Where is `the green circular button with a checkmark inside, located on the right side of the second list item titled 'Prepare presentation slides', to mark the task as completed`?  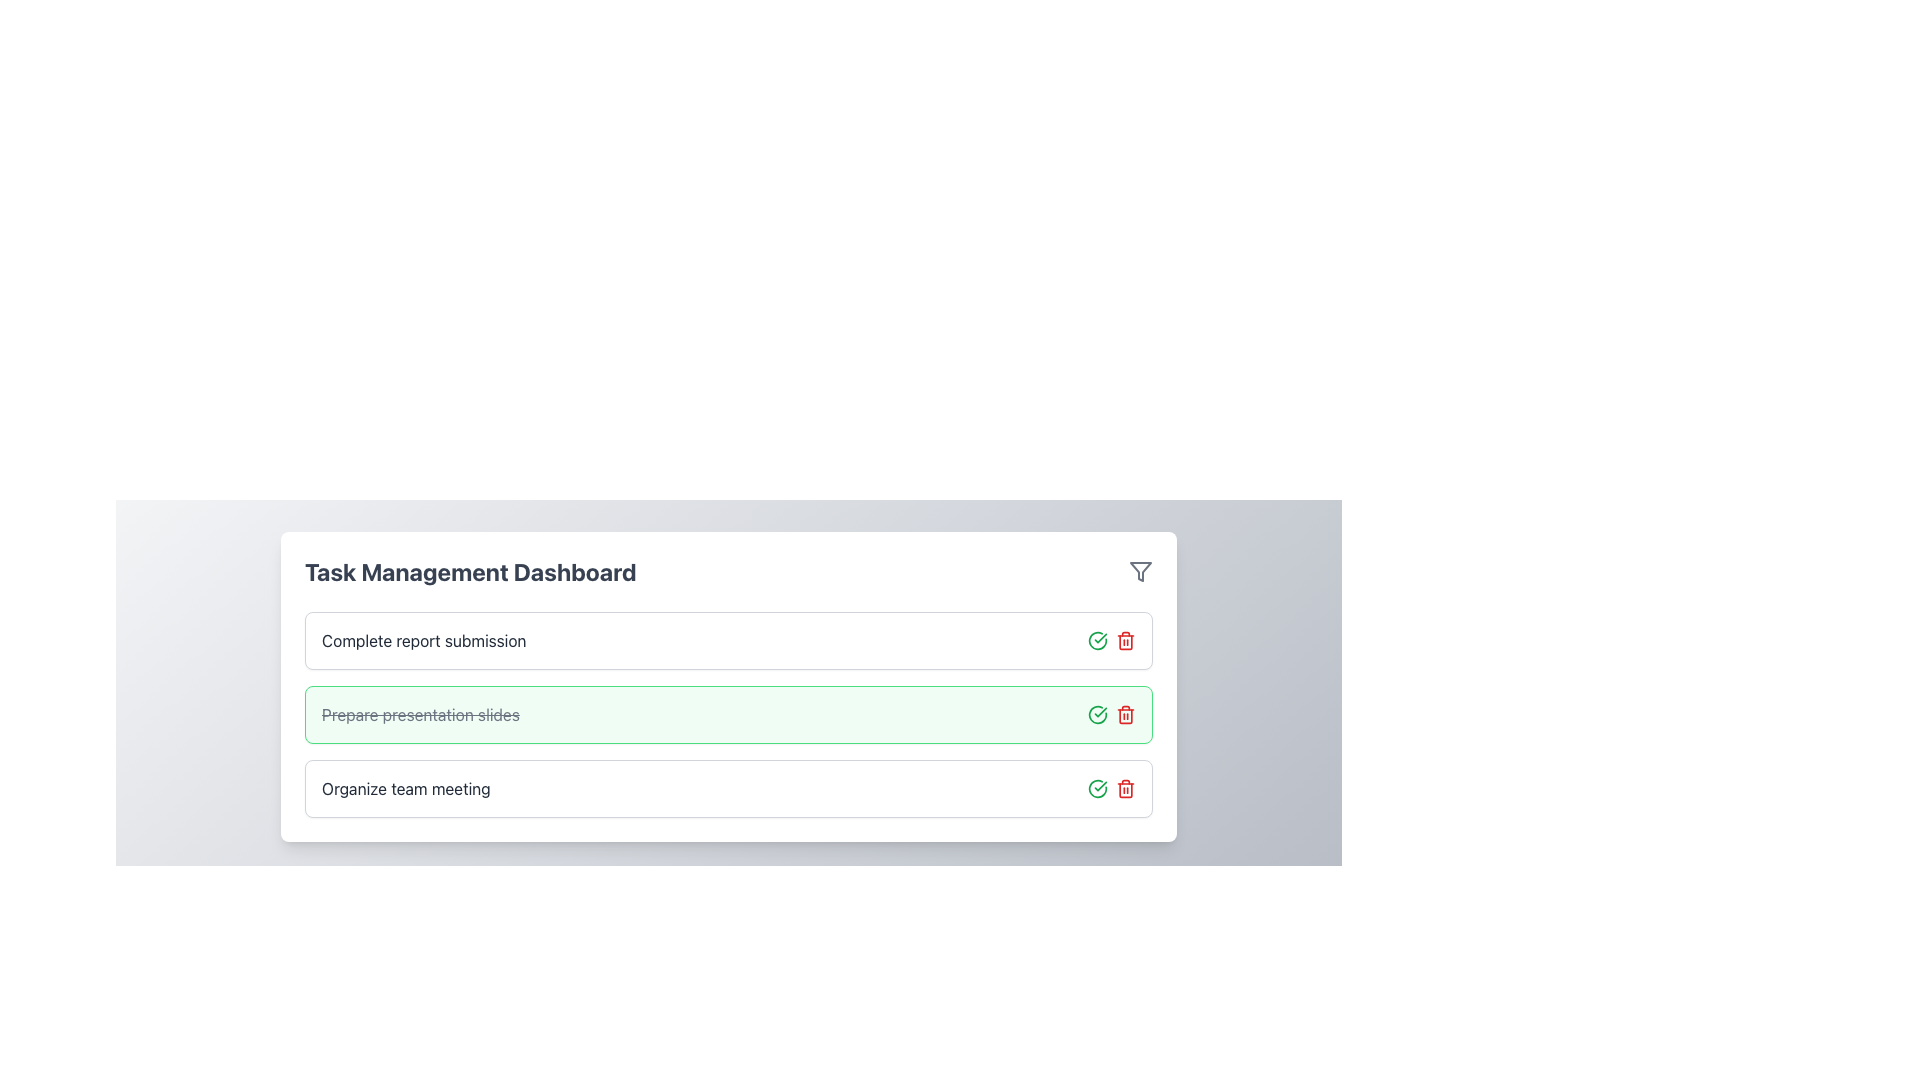 the green circular button with a checkmark inside, located on the right side of the second list item titled 'Prepare presentation slides', to mark the task as completed is located at coordinates (1097, 640).